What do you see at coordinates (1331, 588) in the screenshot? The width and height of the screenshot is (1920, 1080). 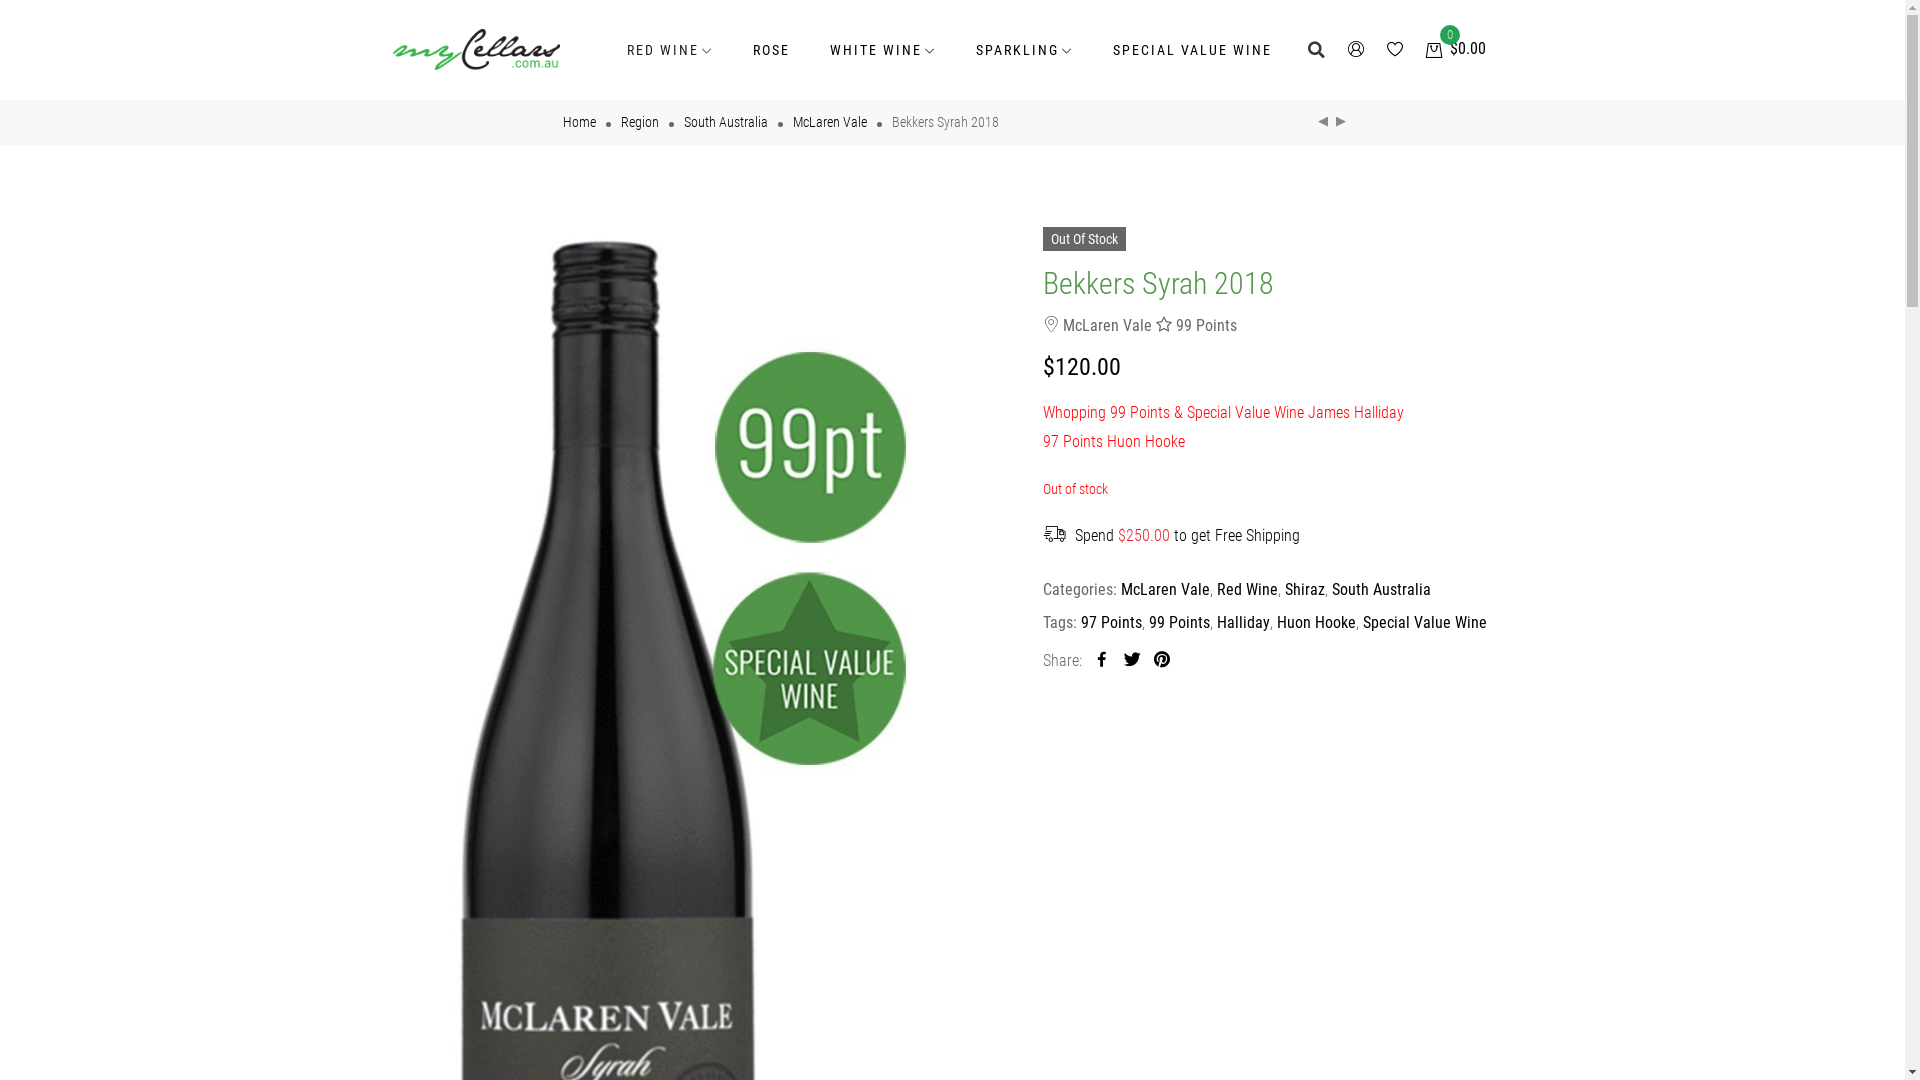 I see `'South Australia'` at bounding box center [1331, 588].